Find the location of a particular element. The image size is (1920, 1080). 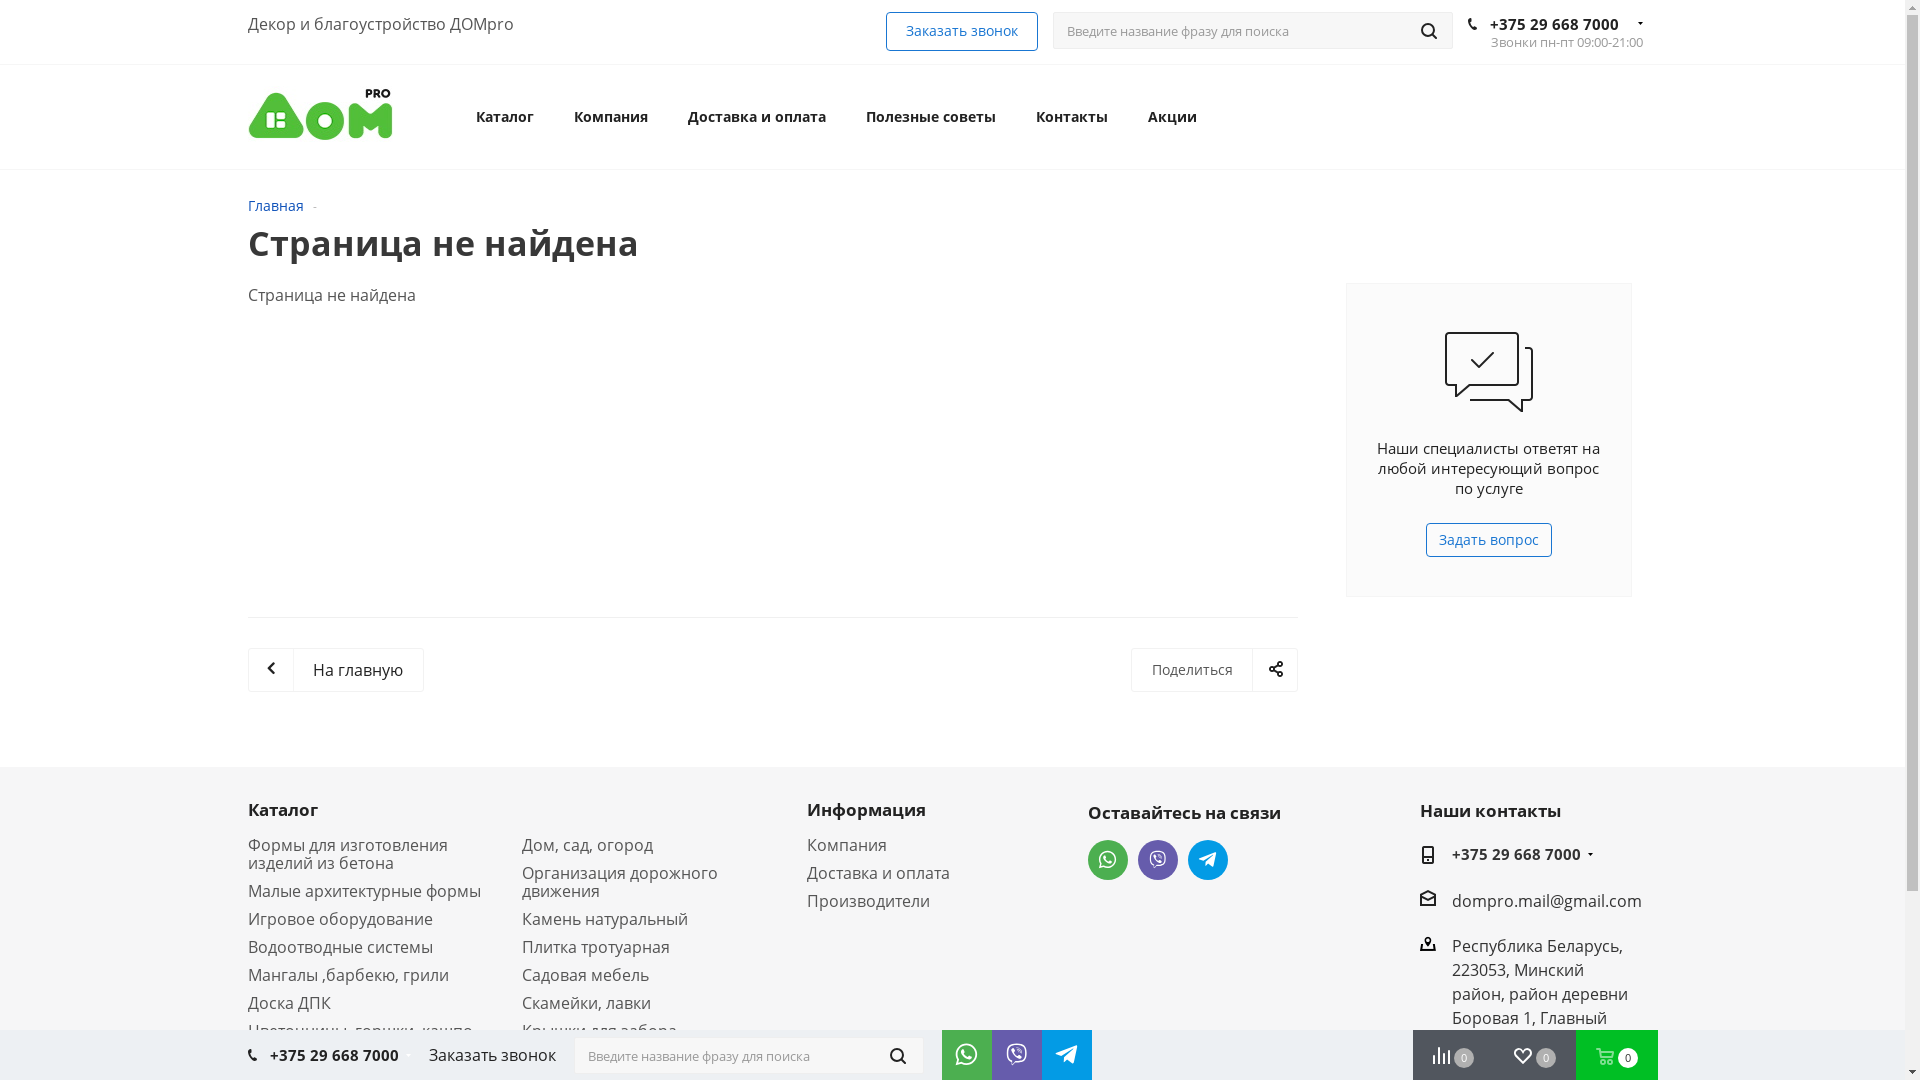

'+375 29 668 7000' is located at coordinates (1489, 23).